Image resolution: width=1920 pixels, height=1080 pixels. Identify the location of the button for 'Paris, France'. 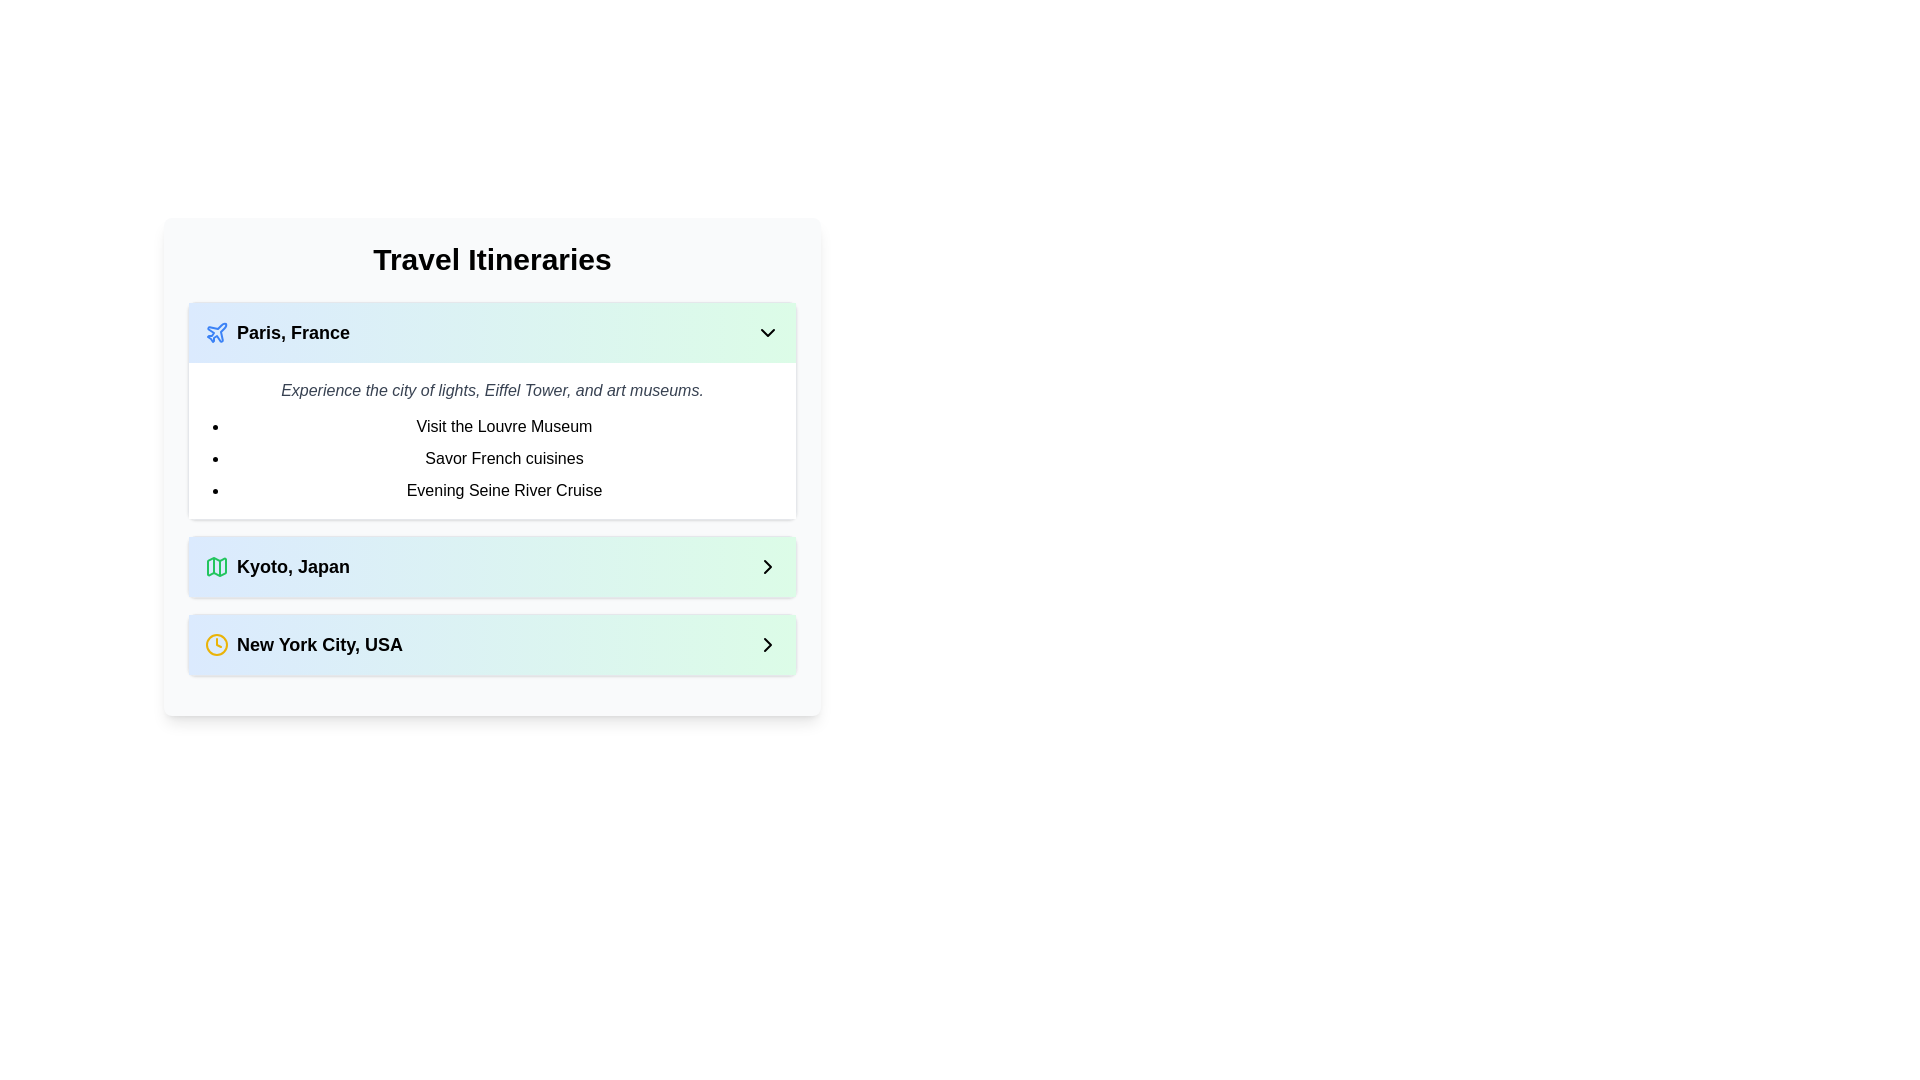
(492, 331).